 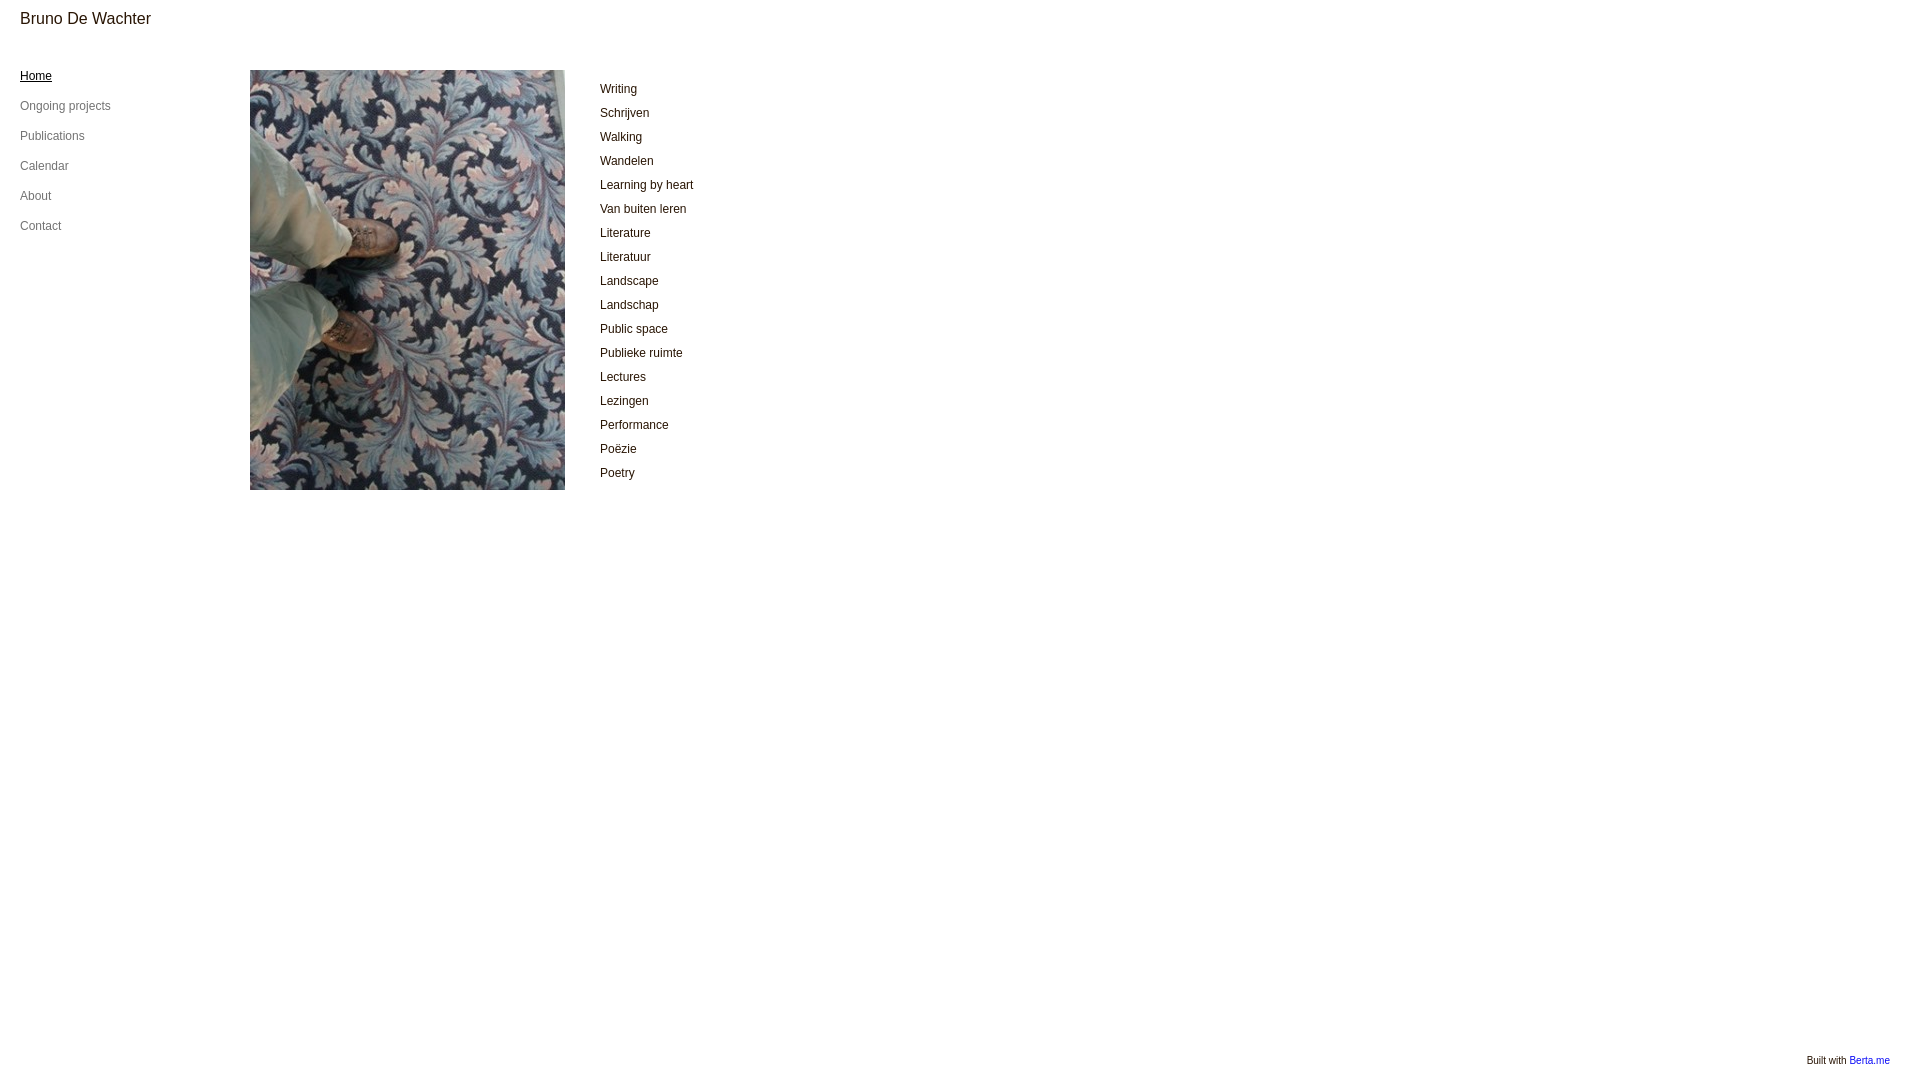 I want to click on 'Ongoing projects', so click(x=65, y=105).